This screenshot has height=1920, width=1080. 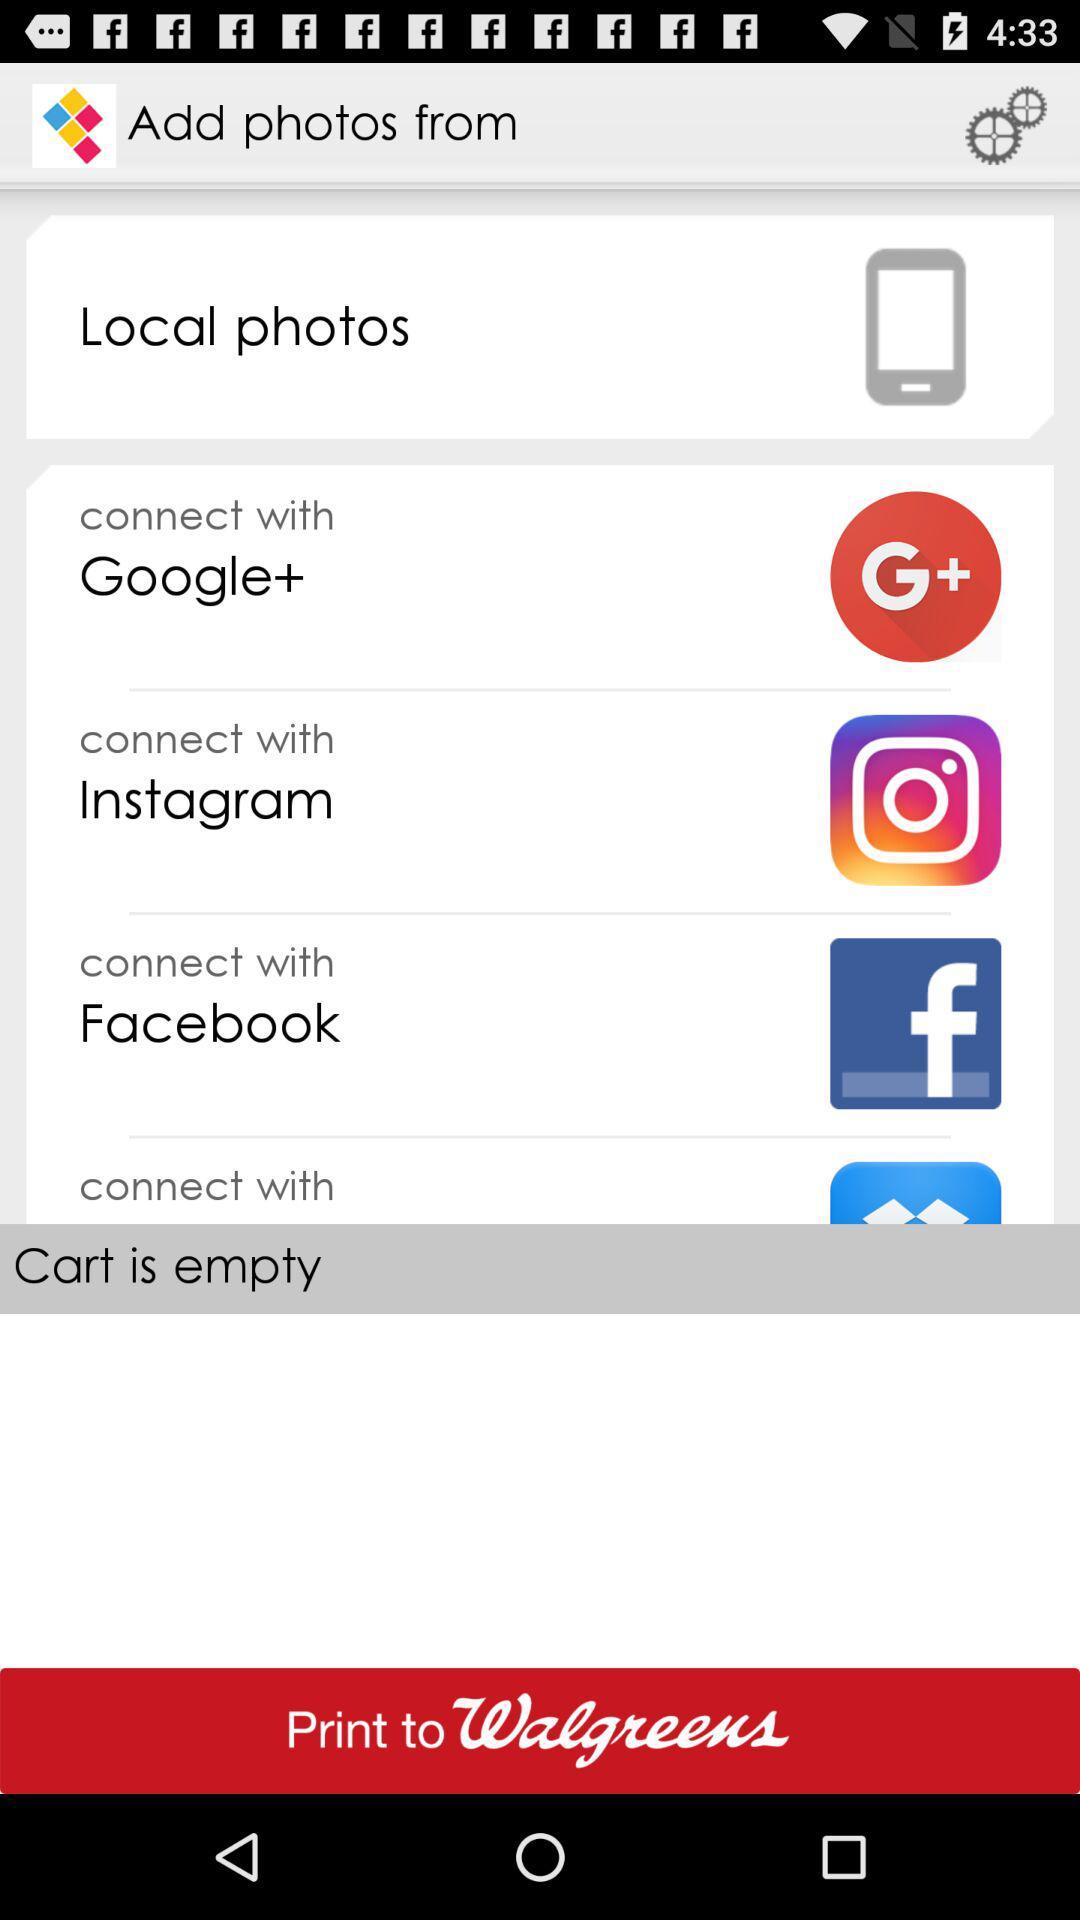 I want to click on app next to add photos from app, so click(x=1006, y=124).